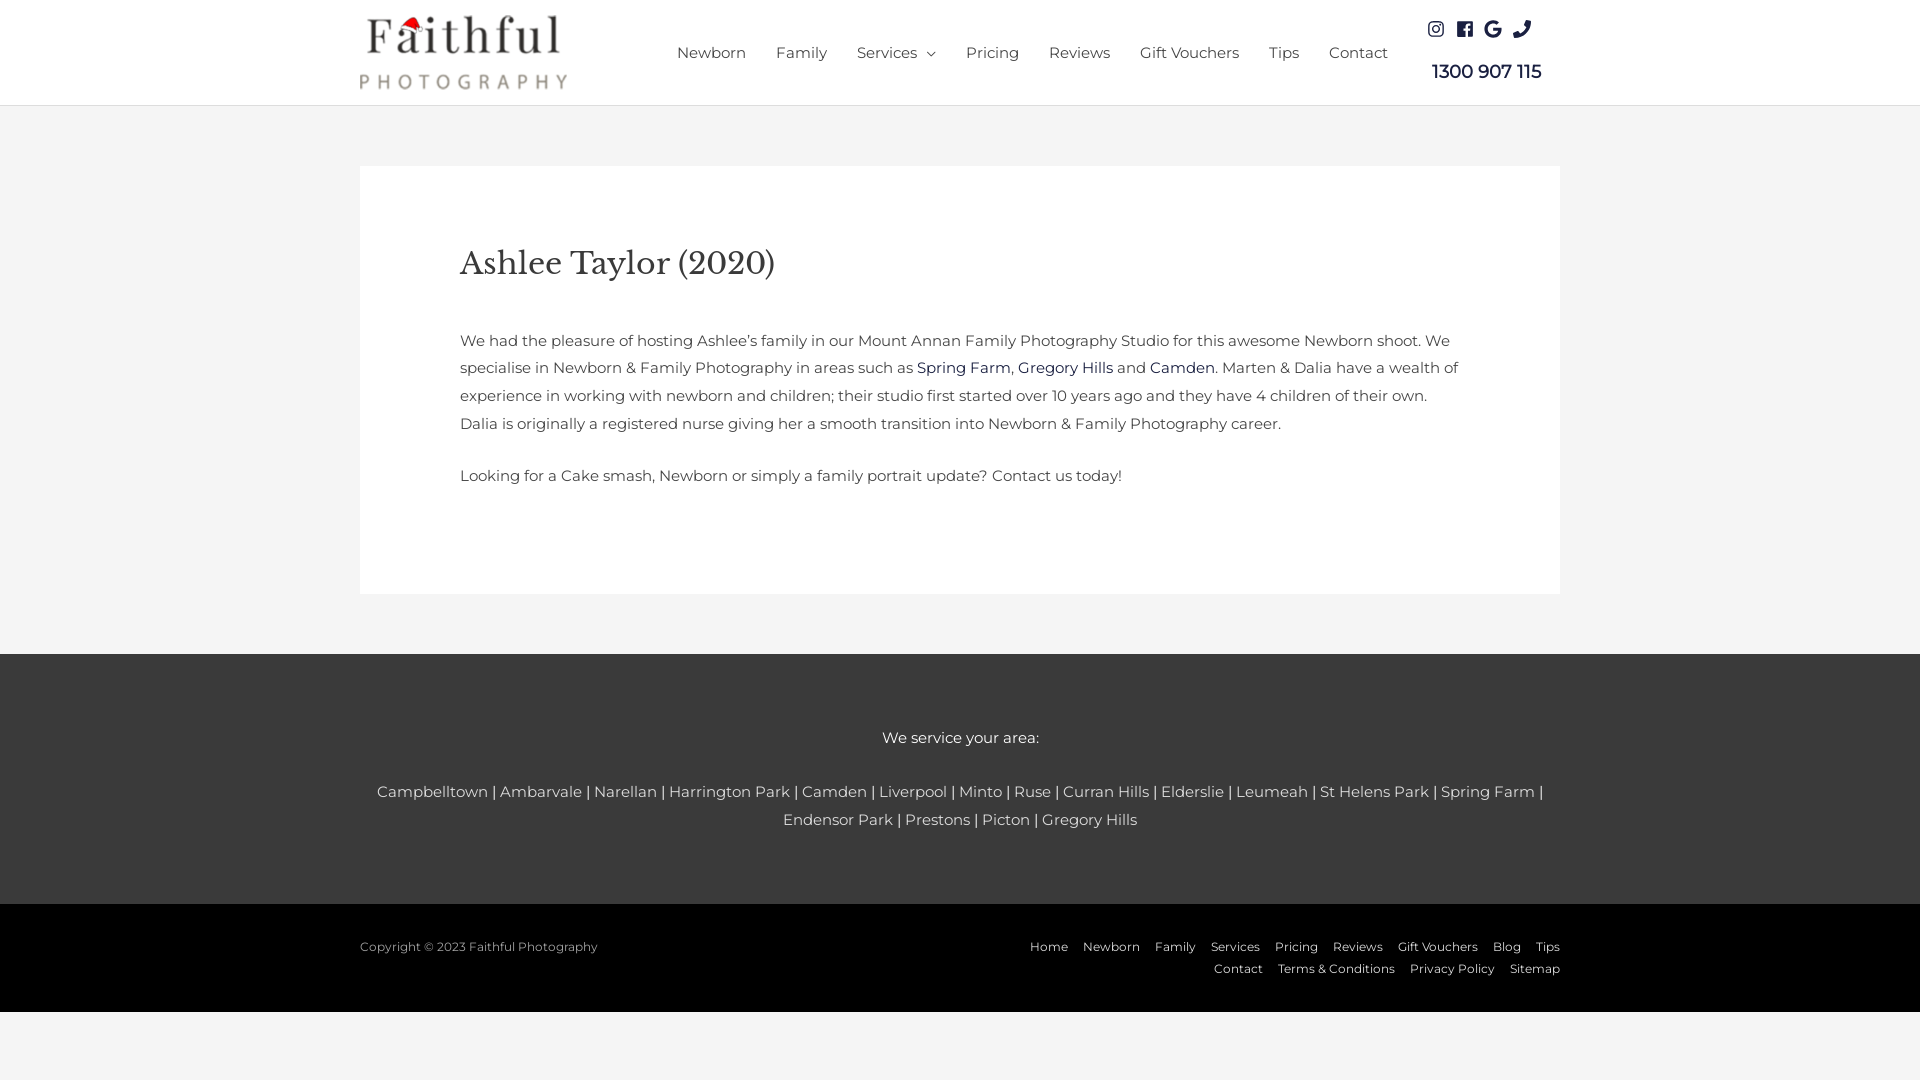 This screenshot has width=1920, height=1080. Describe the element at coordinates (1528, 967) in the screenshot. I see `'Sitemap'` at that location.